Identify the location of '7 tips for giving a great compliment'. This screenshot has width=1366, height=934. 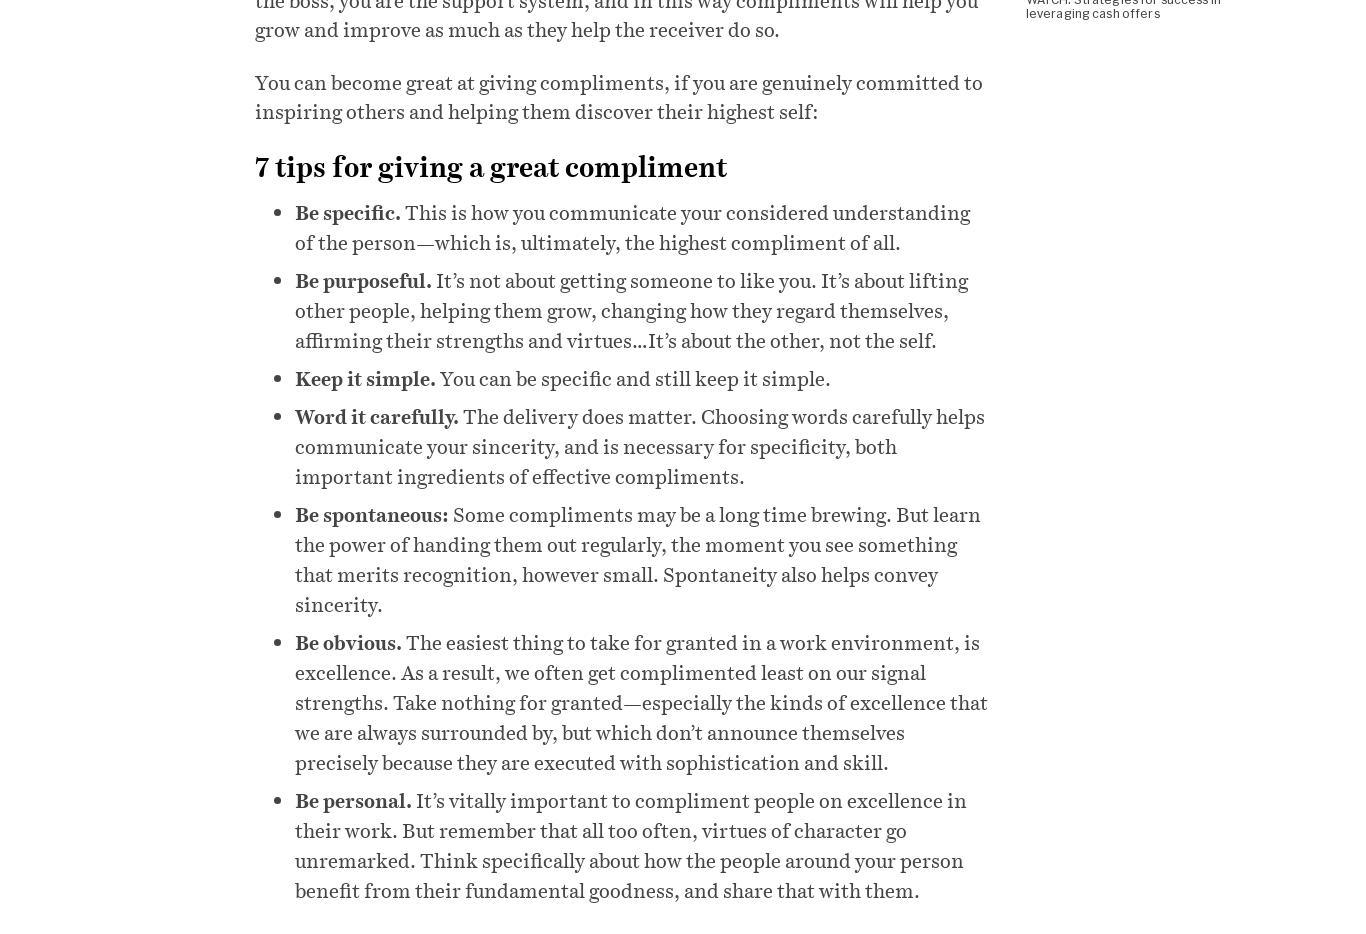
(490, 165).